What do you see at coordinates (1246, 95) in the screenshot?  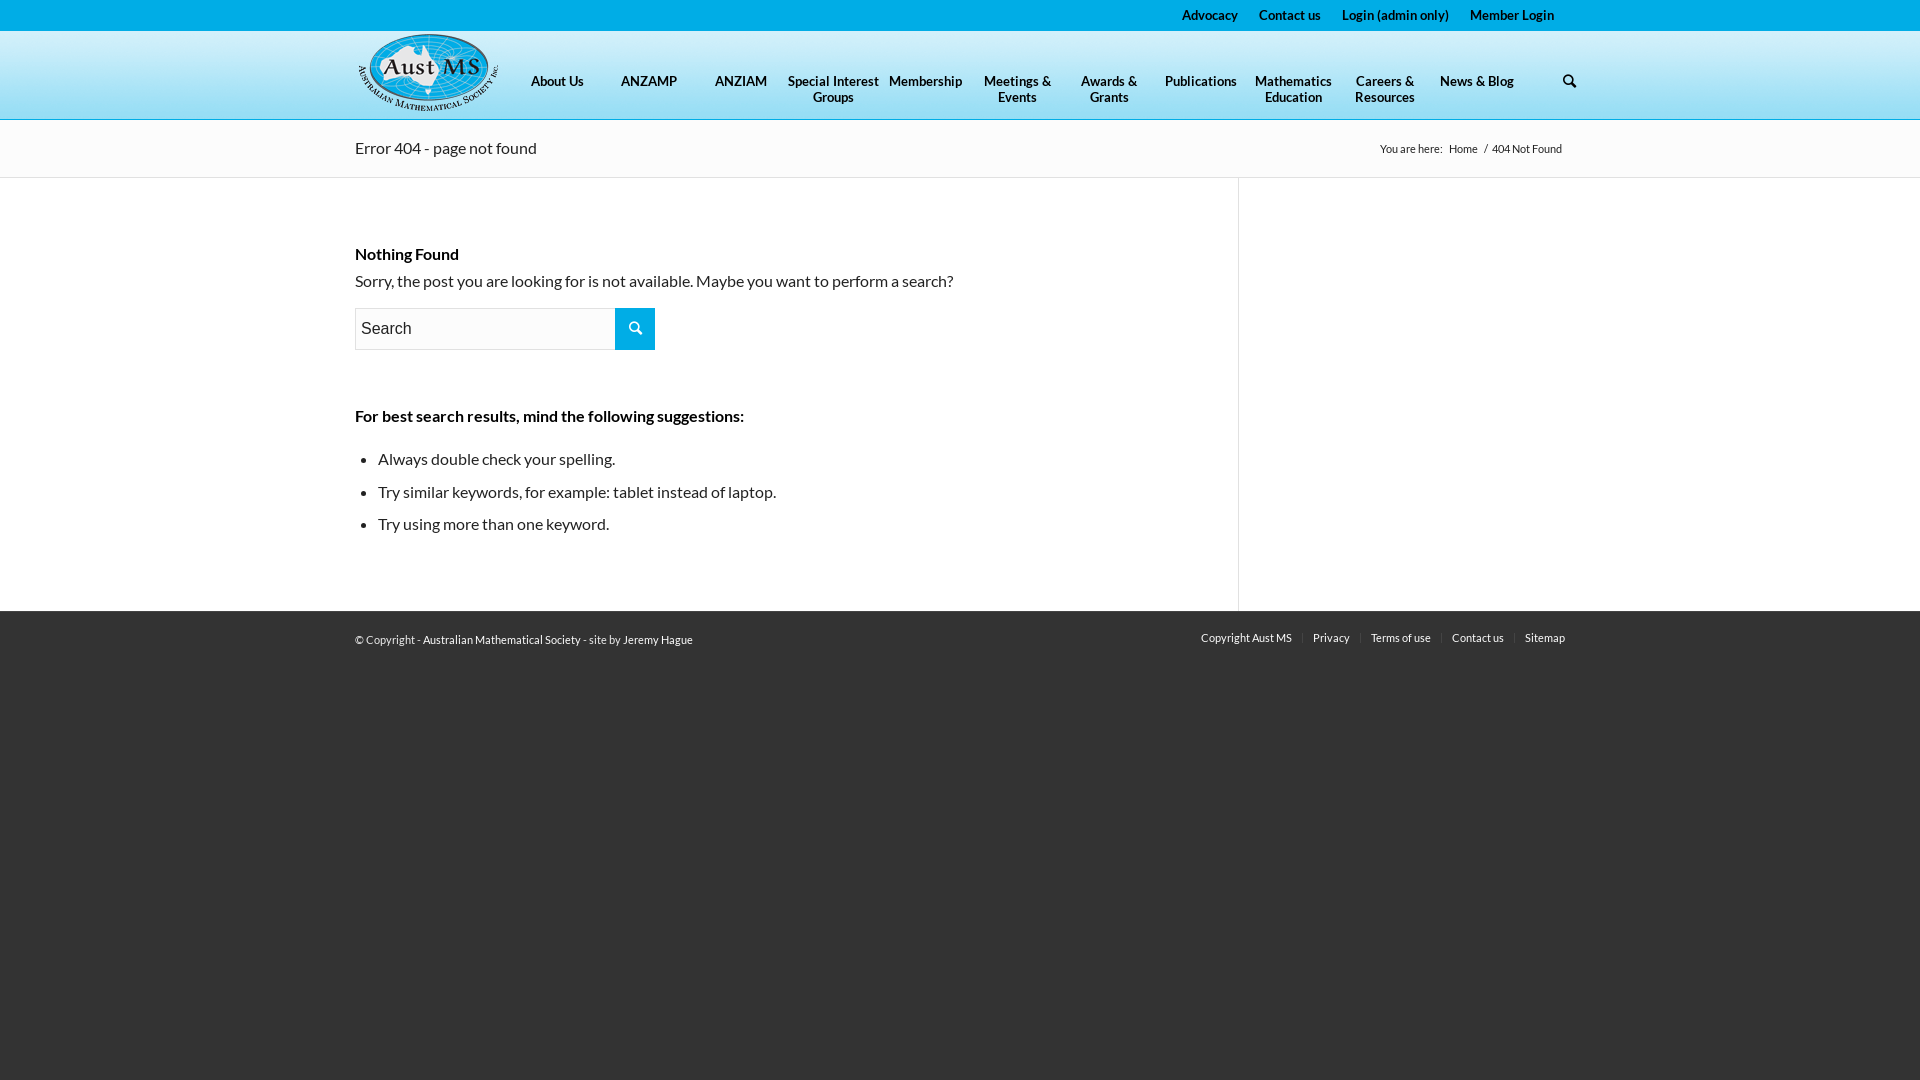 I see `'Mathematics Education'` at bounding box center [1246, 95].